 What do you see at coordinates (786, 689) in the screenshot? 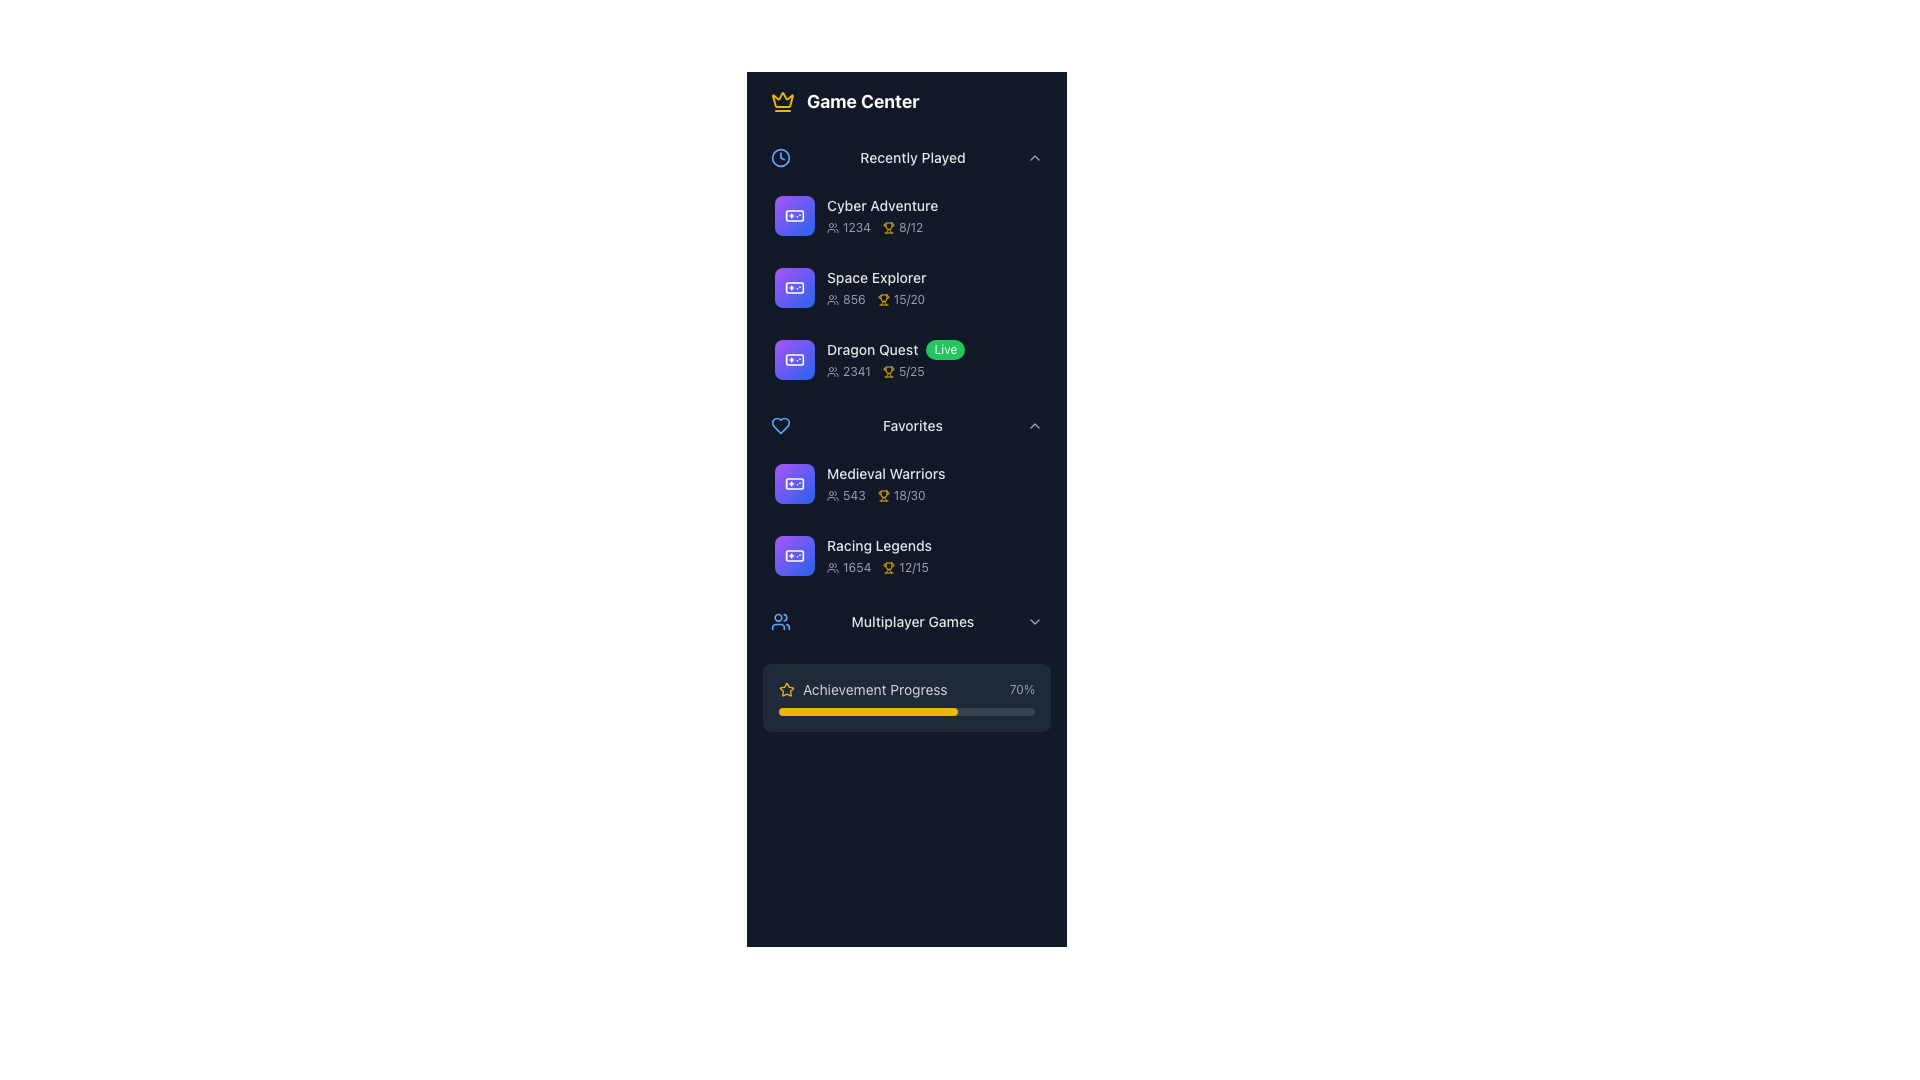
I see `the achievement progress icon located to the left of the 'Achievement Progress' label at the bottom of the viewport for potential interaction` at bounding box center [786, 689].